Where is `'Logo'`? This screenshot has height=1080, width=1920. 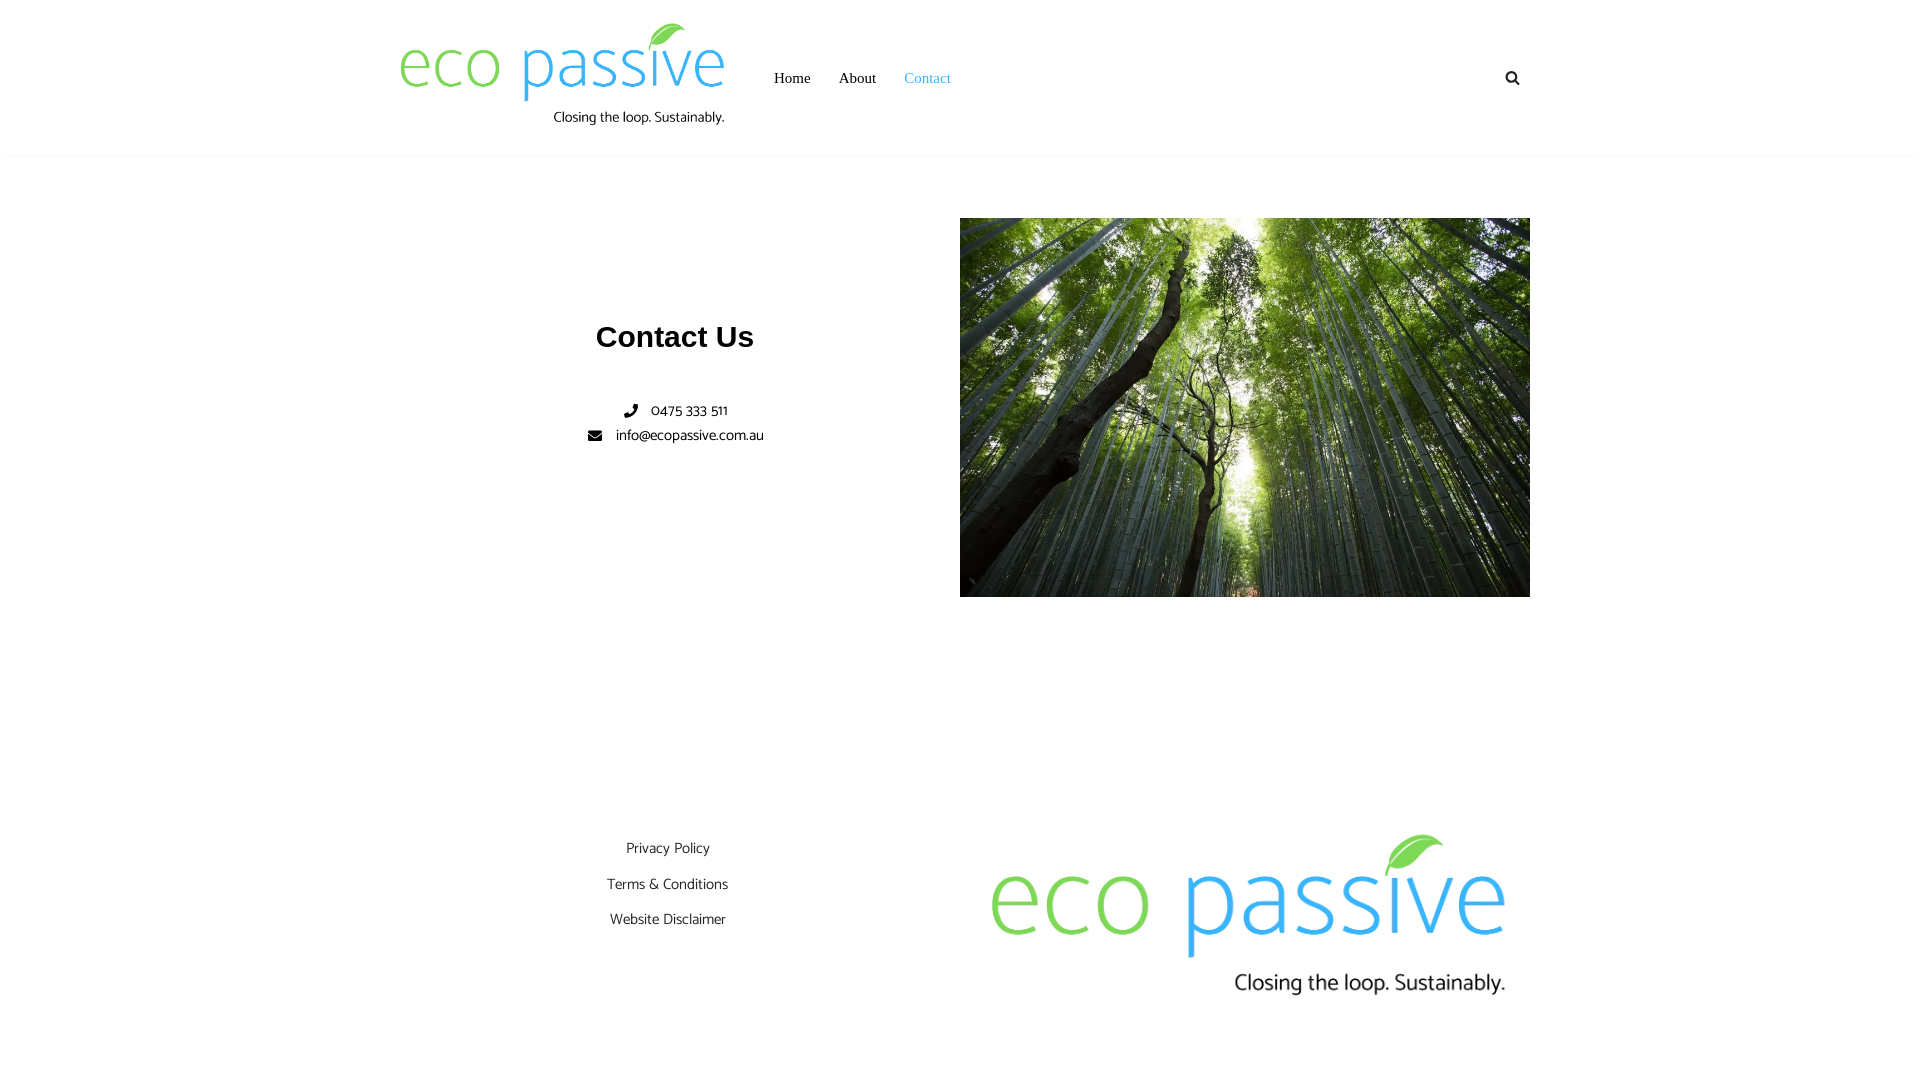 'Logo' is located at coordinates (1251, 920).